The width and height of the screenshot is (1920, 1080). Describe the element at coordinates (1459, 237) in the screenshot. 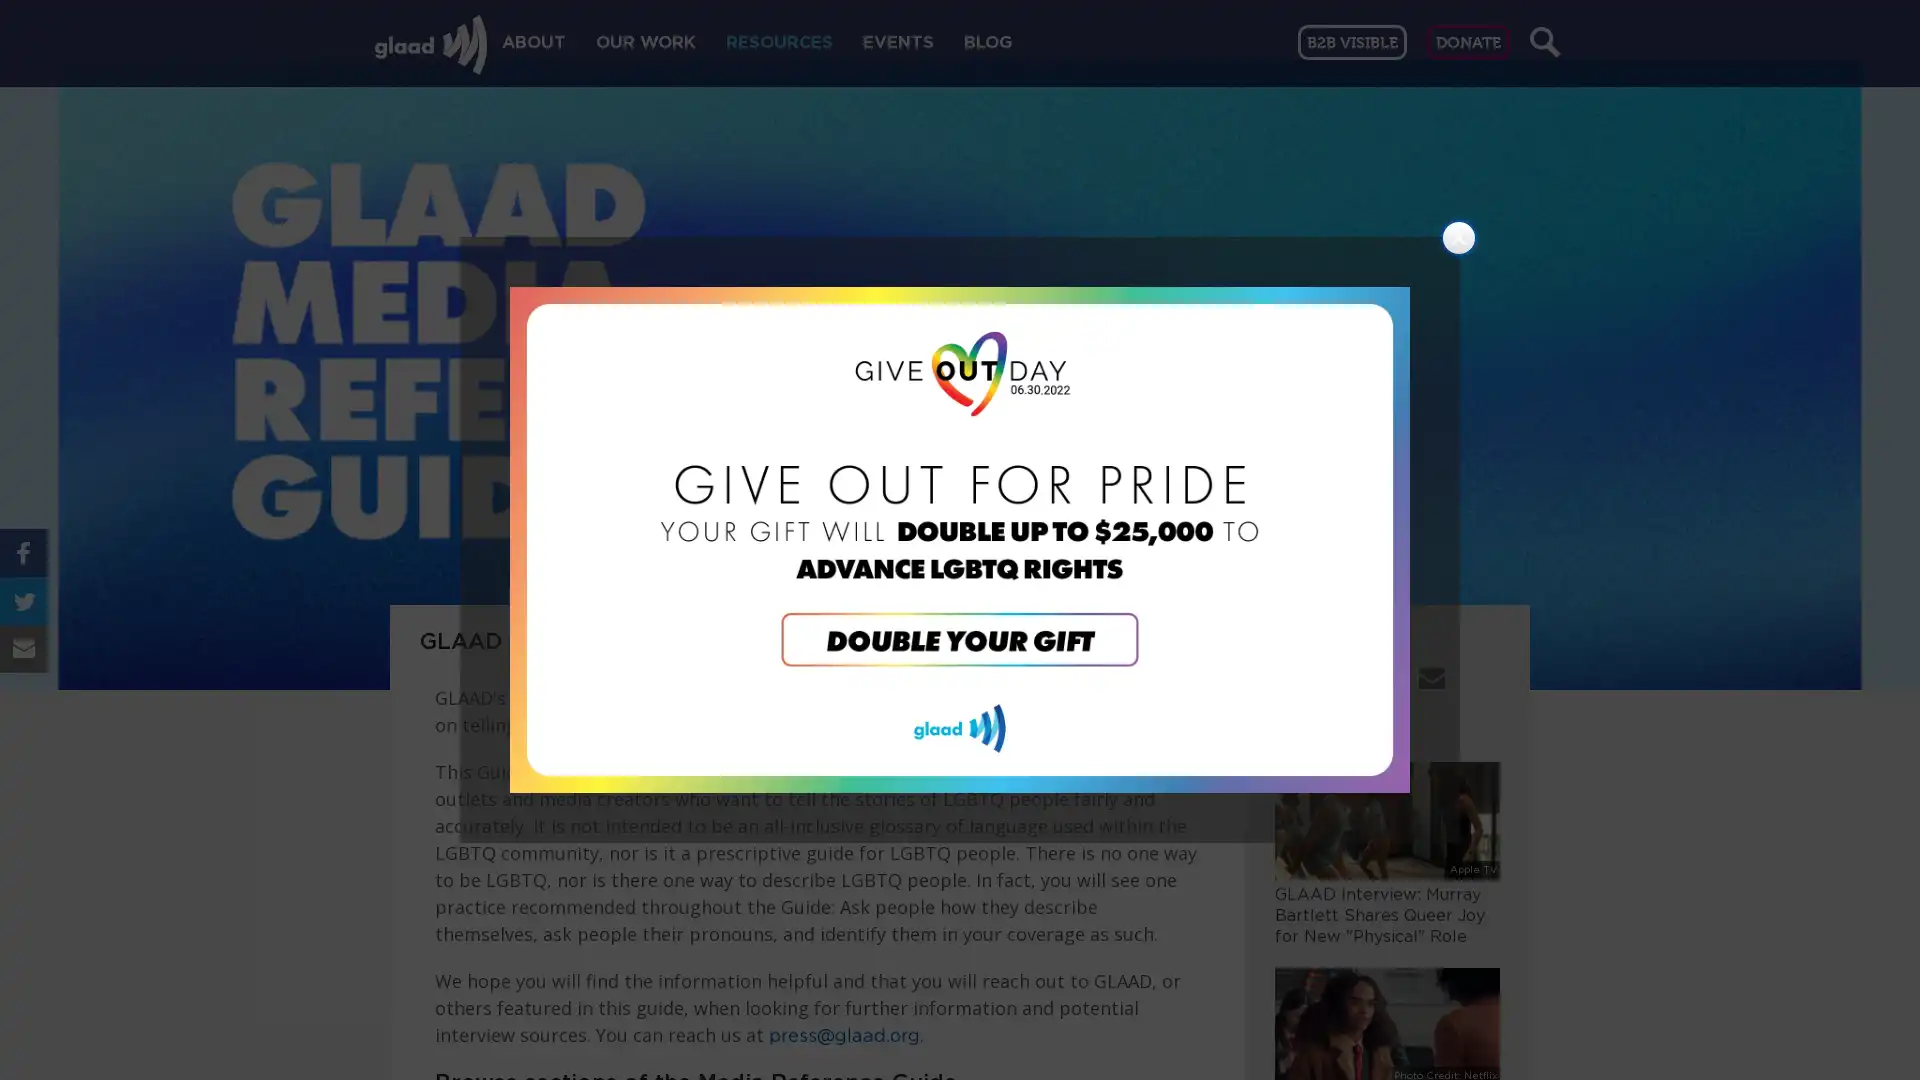

I see `Close` at that location.